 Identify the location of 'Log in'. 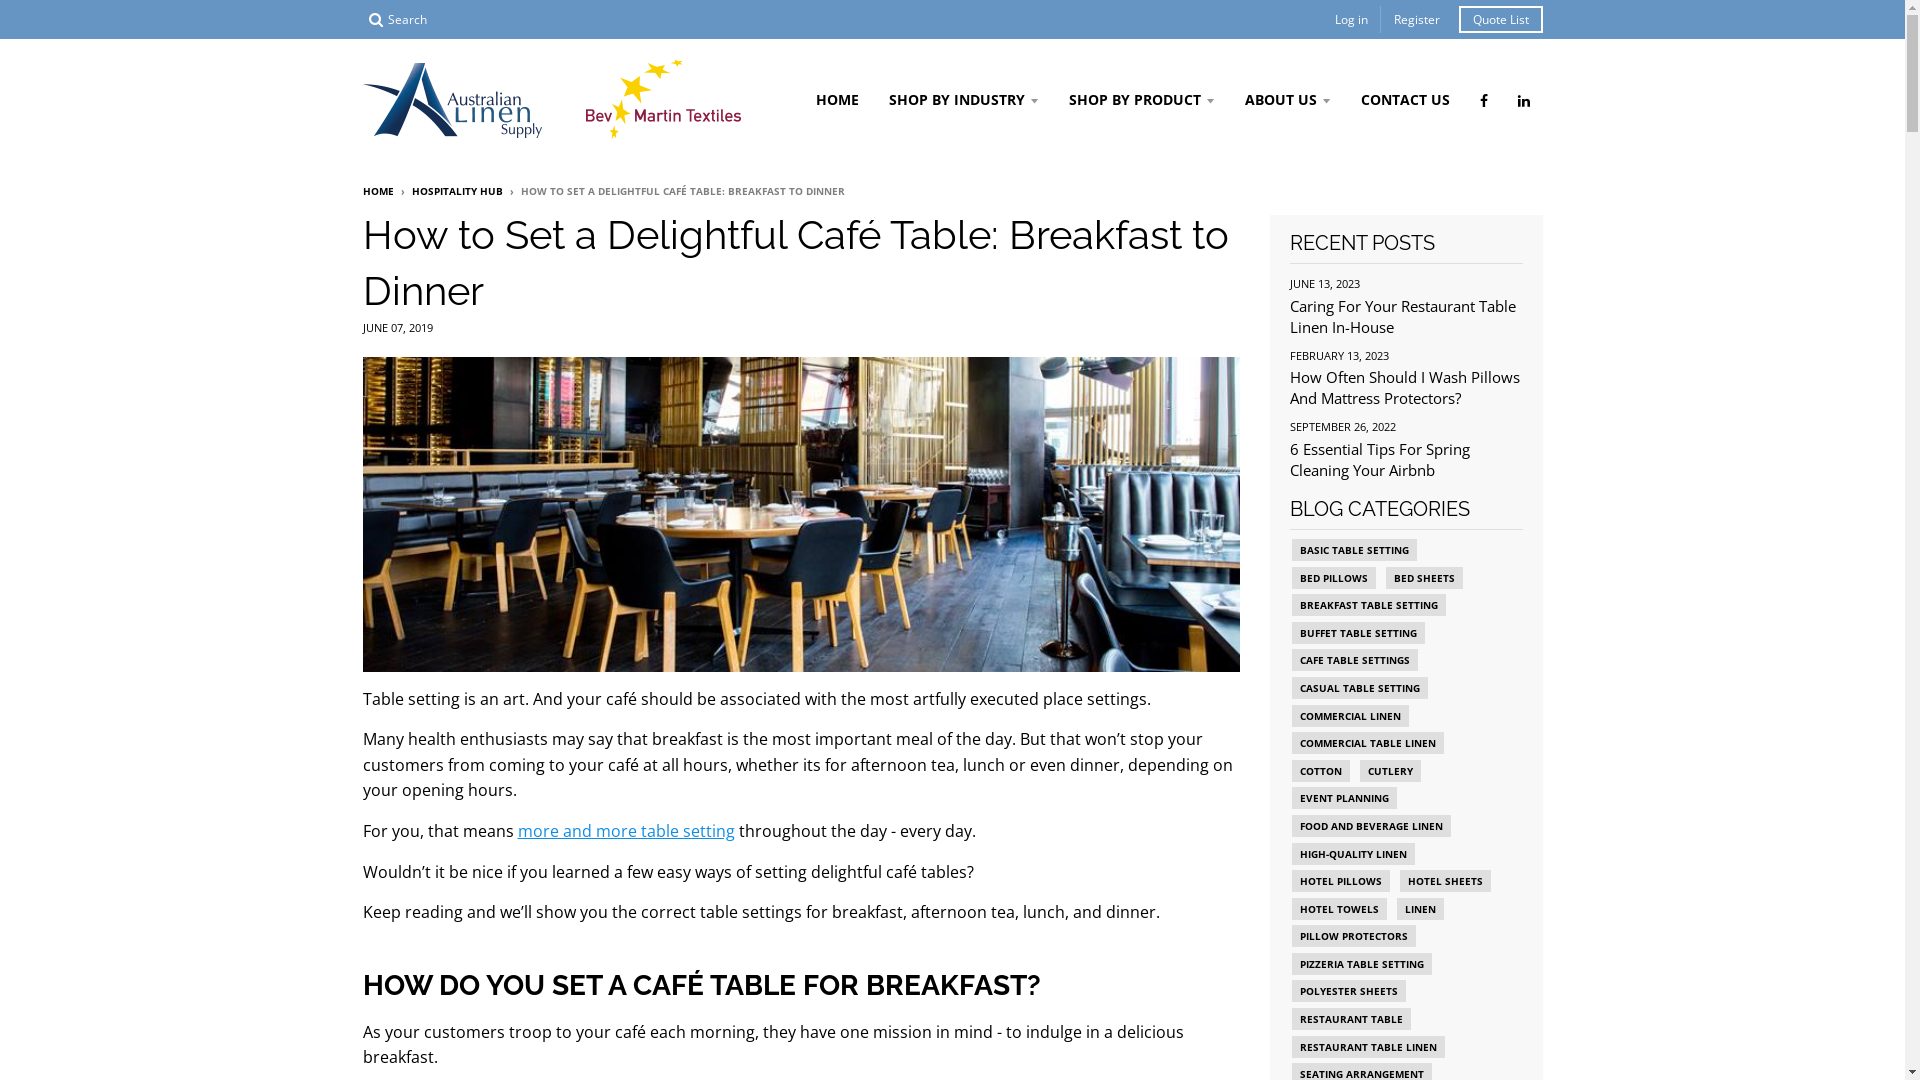
(1350, 19).